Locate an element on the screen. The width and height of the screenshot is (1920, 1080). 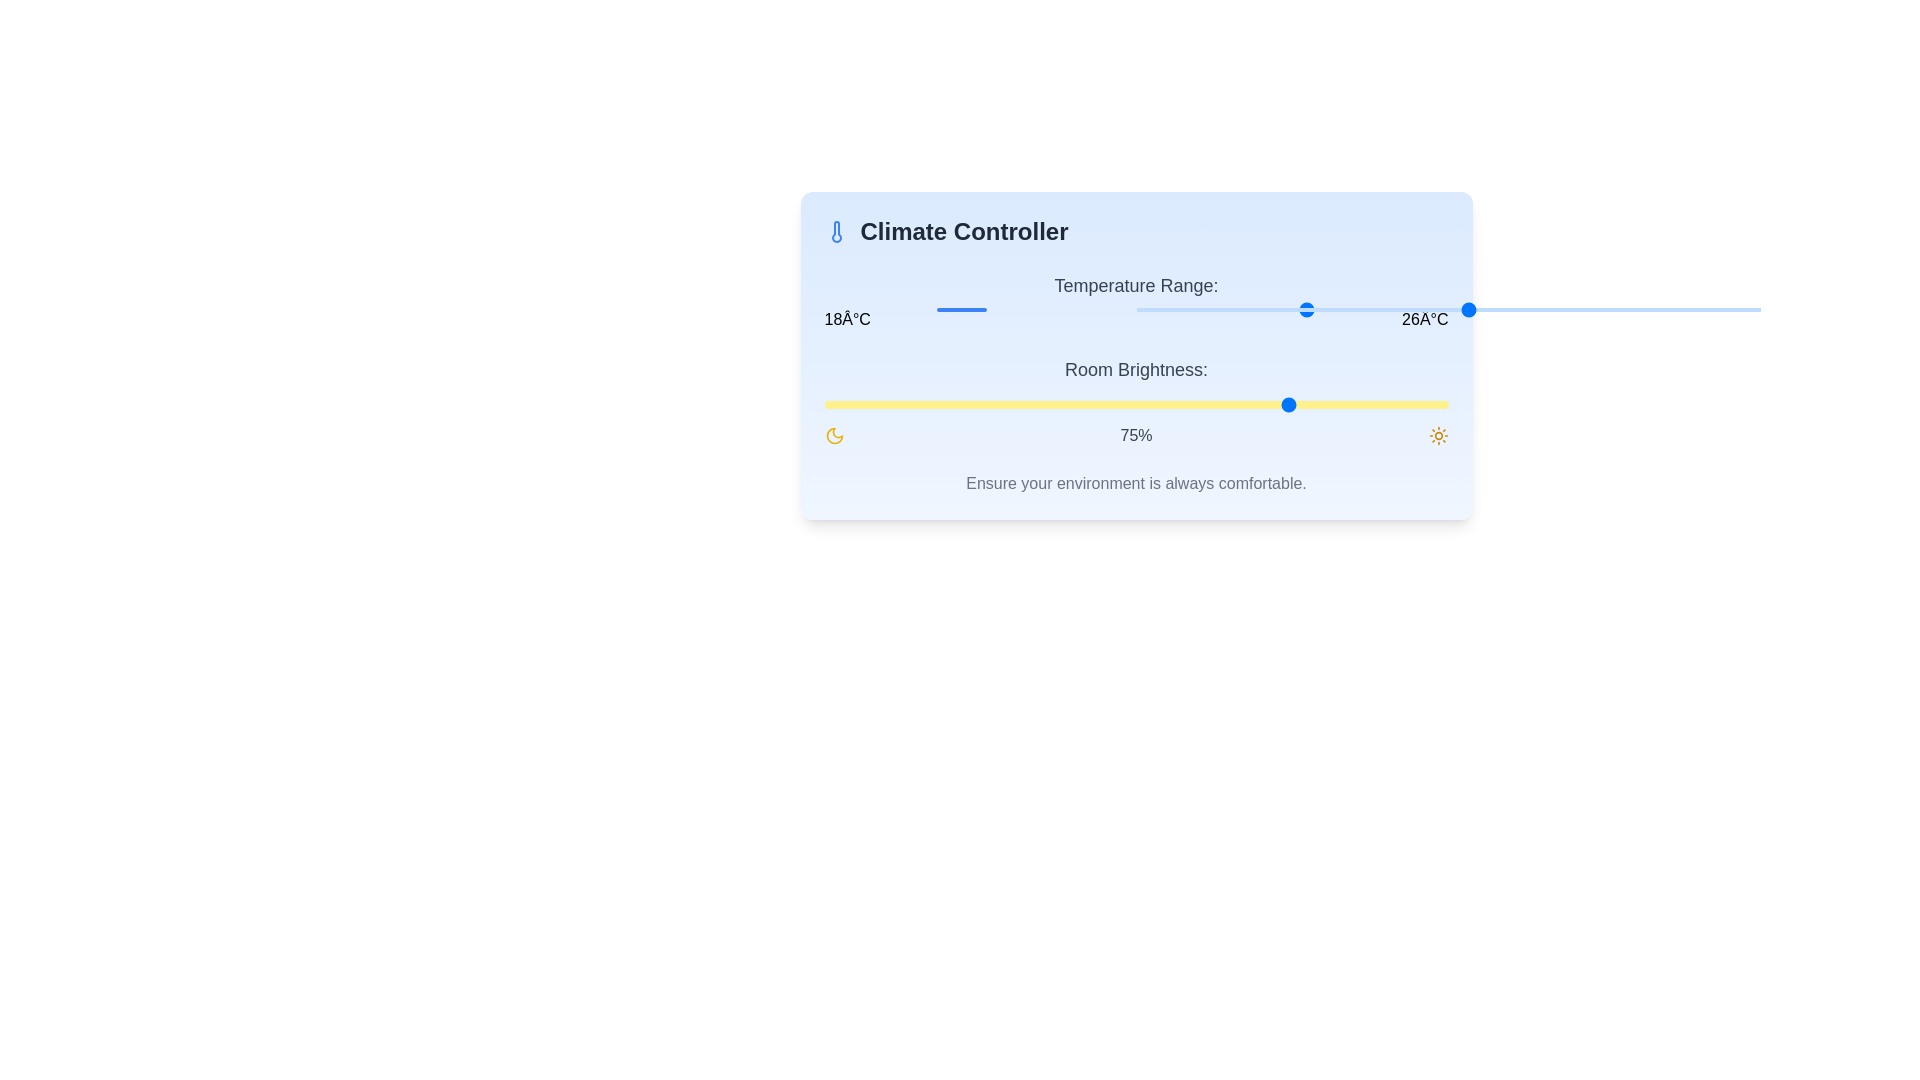
the room brightness is located at coordinates (1210, 405).